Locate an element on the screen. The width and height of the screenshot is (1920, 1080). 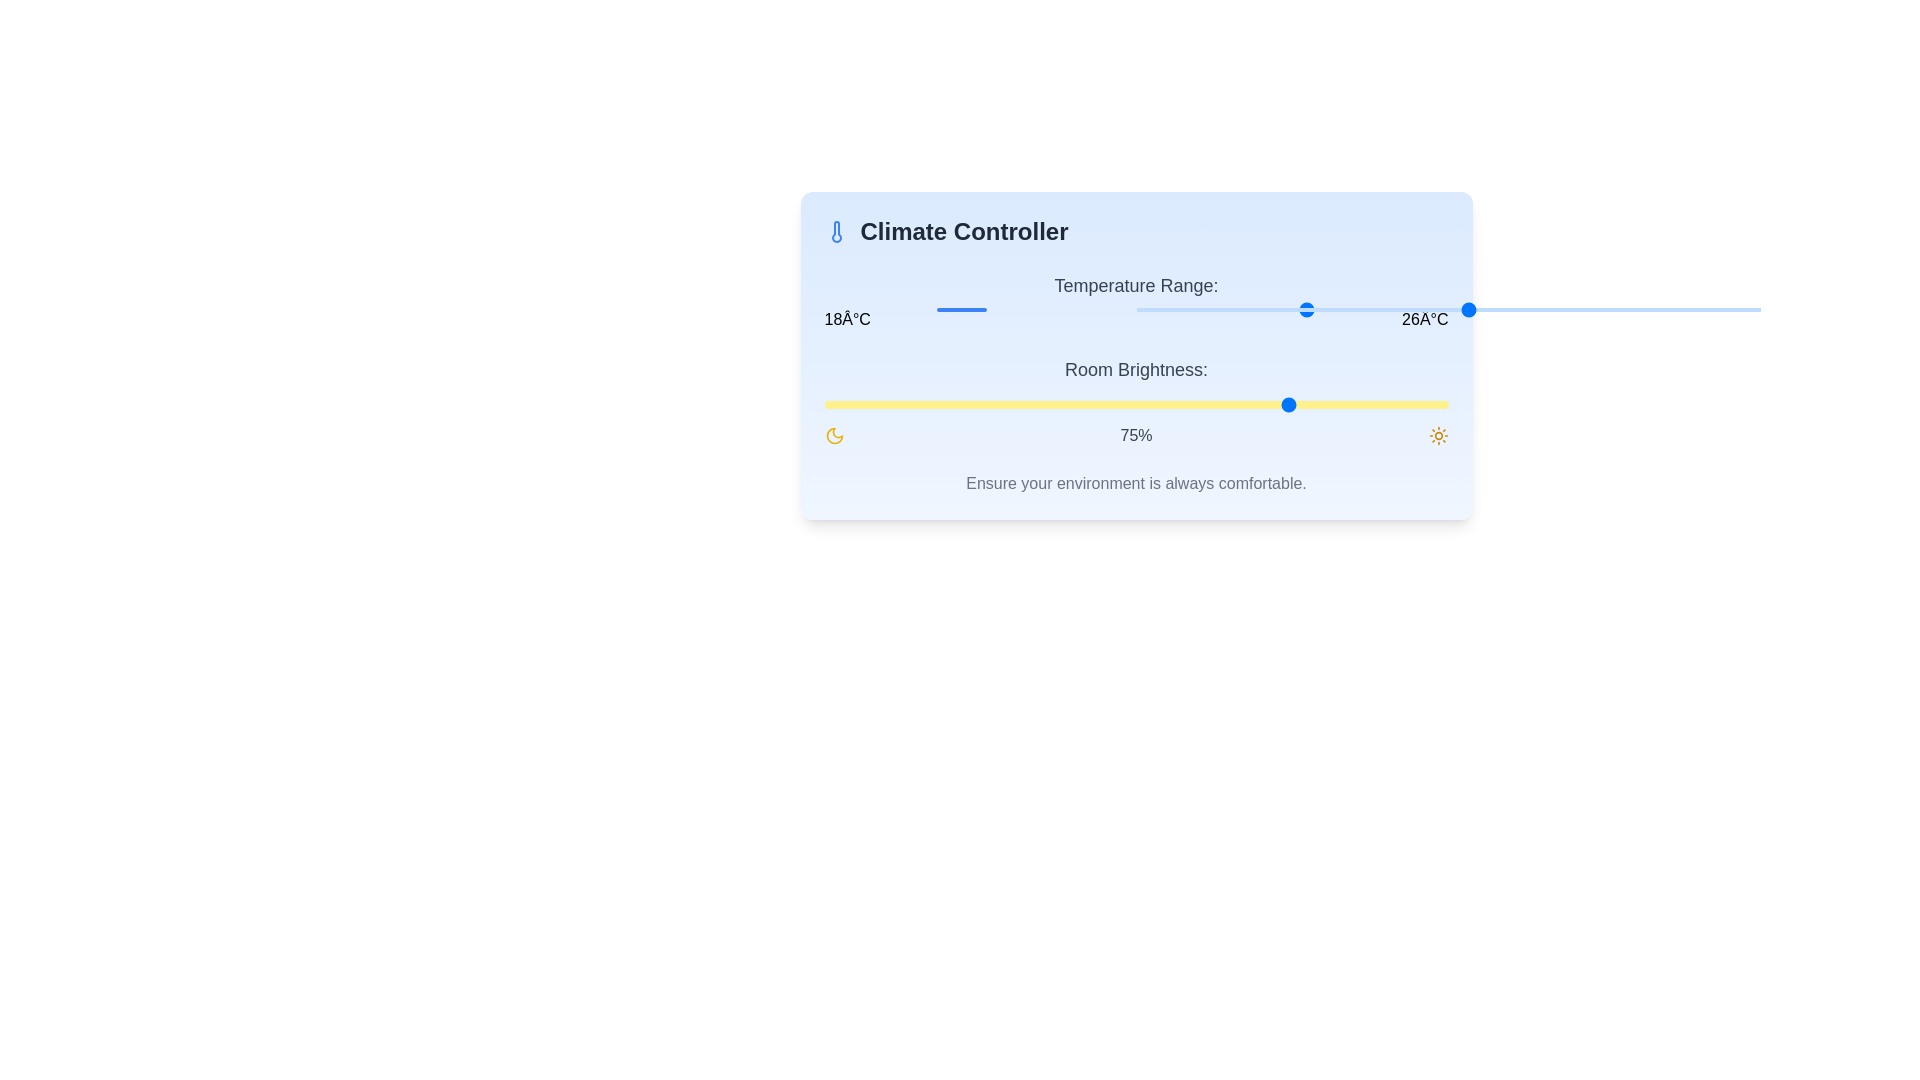
the room brightness is located at coordinates (1210, 405).